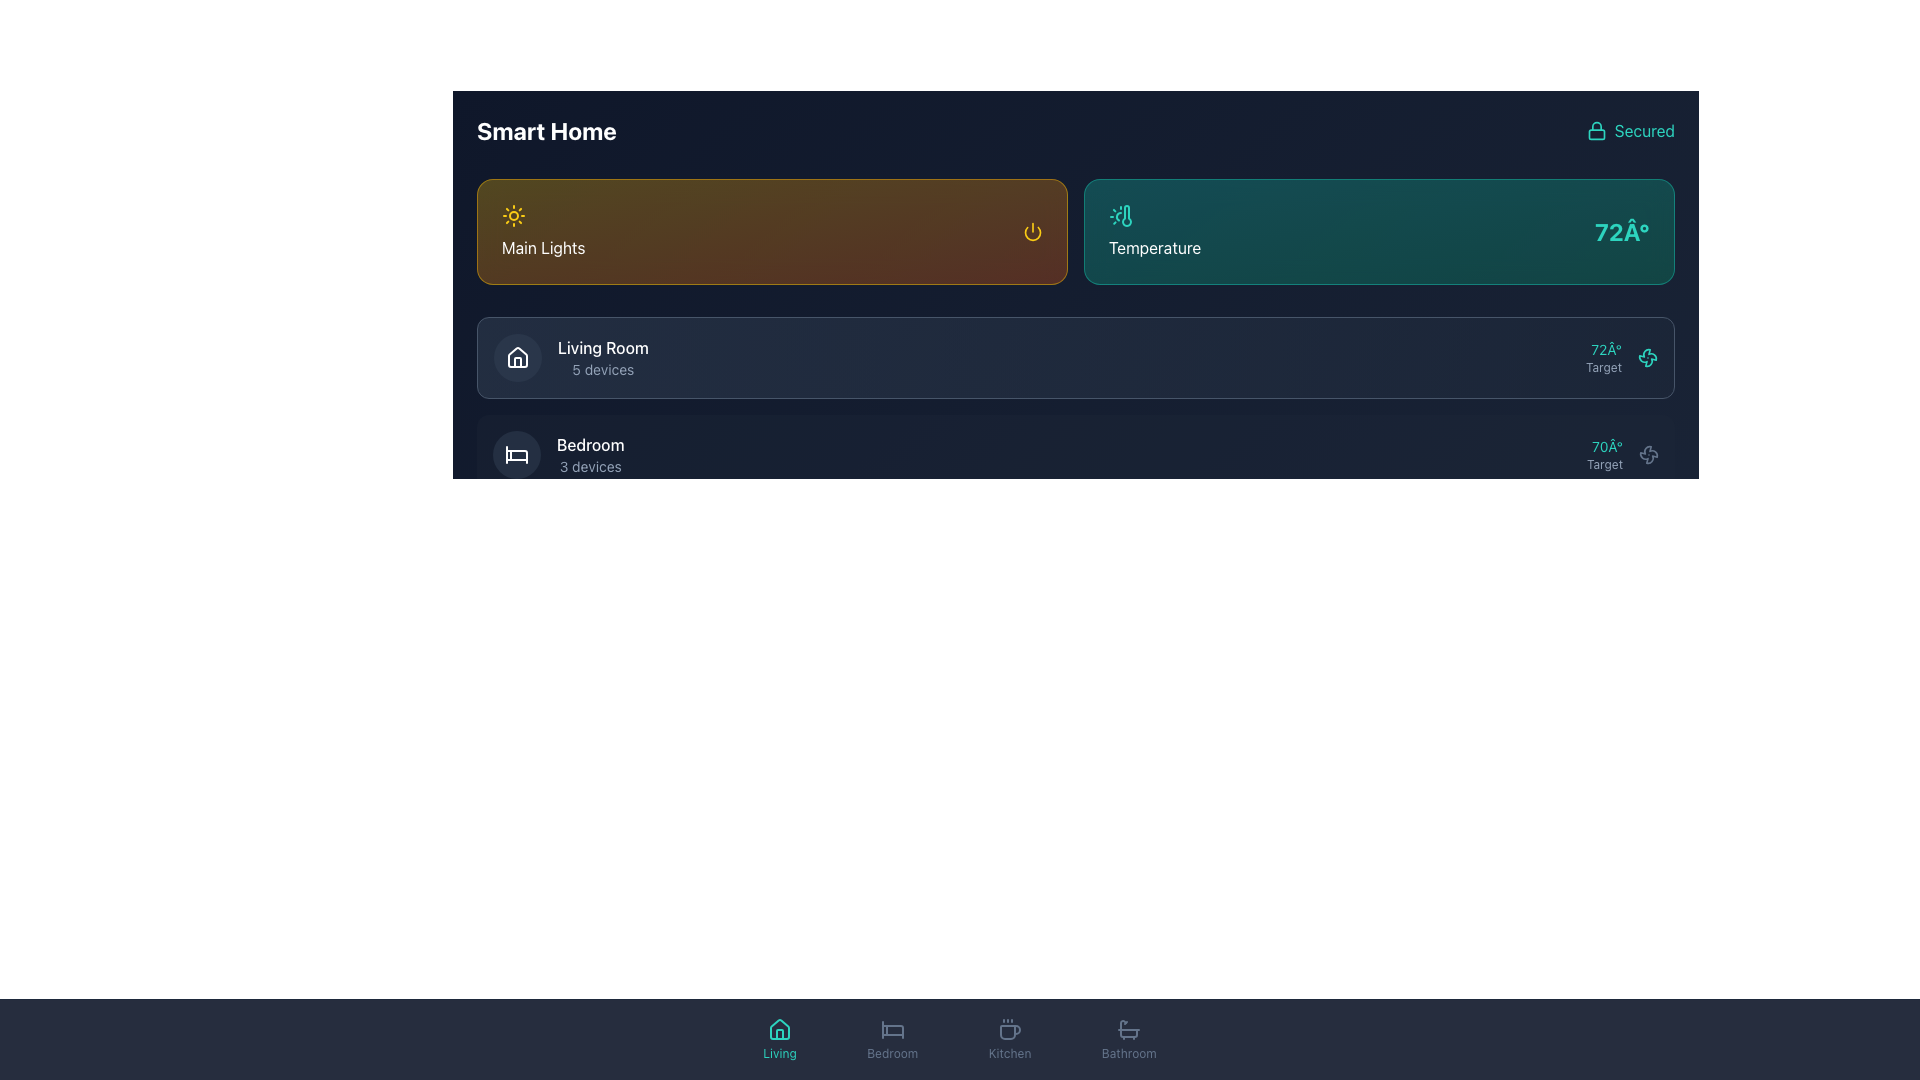 This screenshot has height=1080, width=1920. I want to click on the sun-shaped icon, which is a bright yellow icon located in the 'Main Lights' card, positioned at the top left corner above the text label 'Main Lights', so click(513, 216).